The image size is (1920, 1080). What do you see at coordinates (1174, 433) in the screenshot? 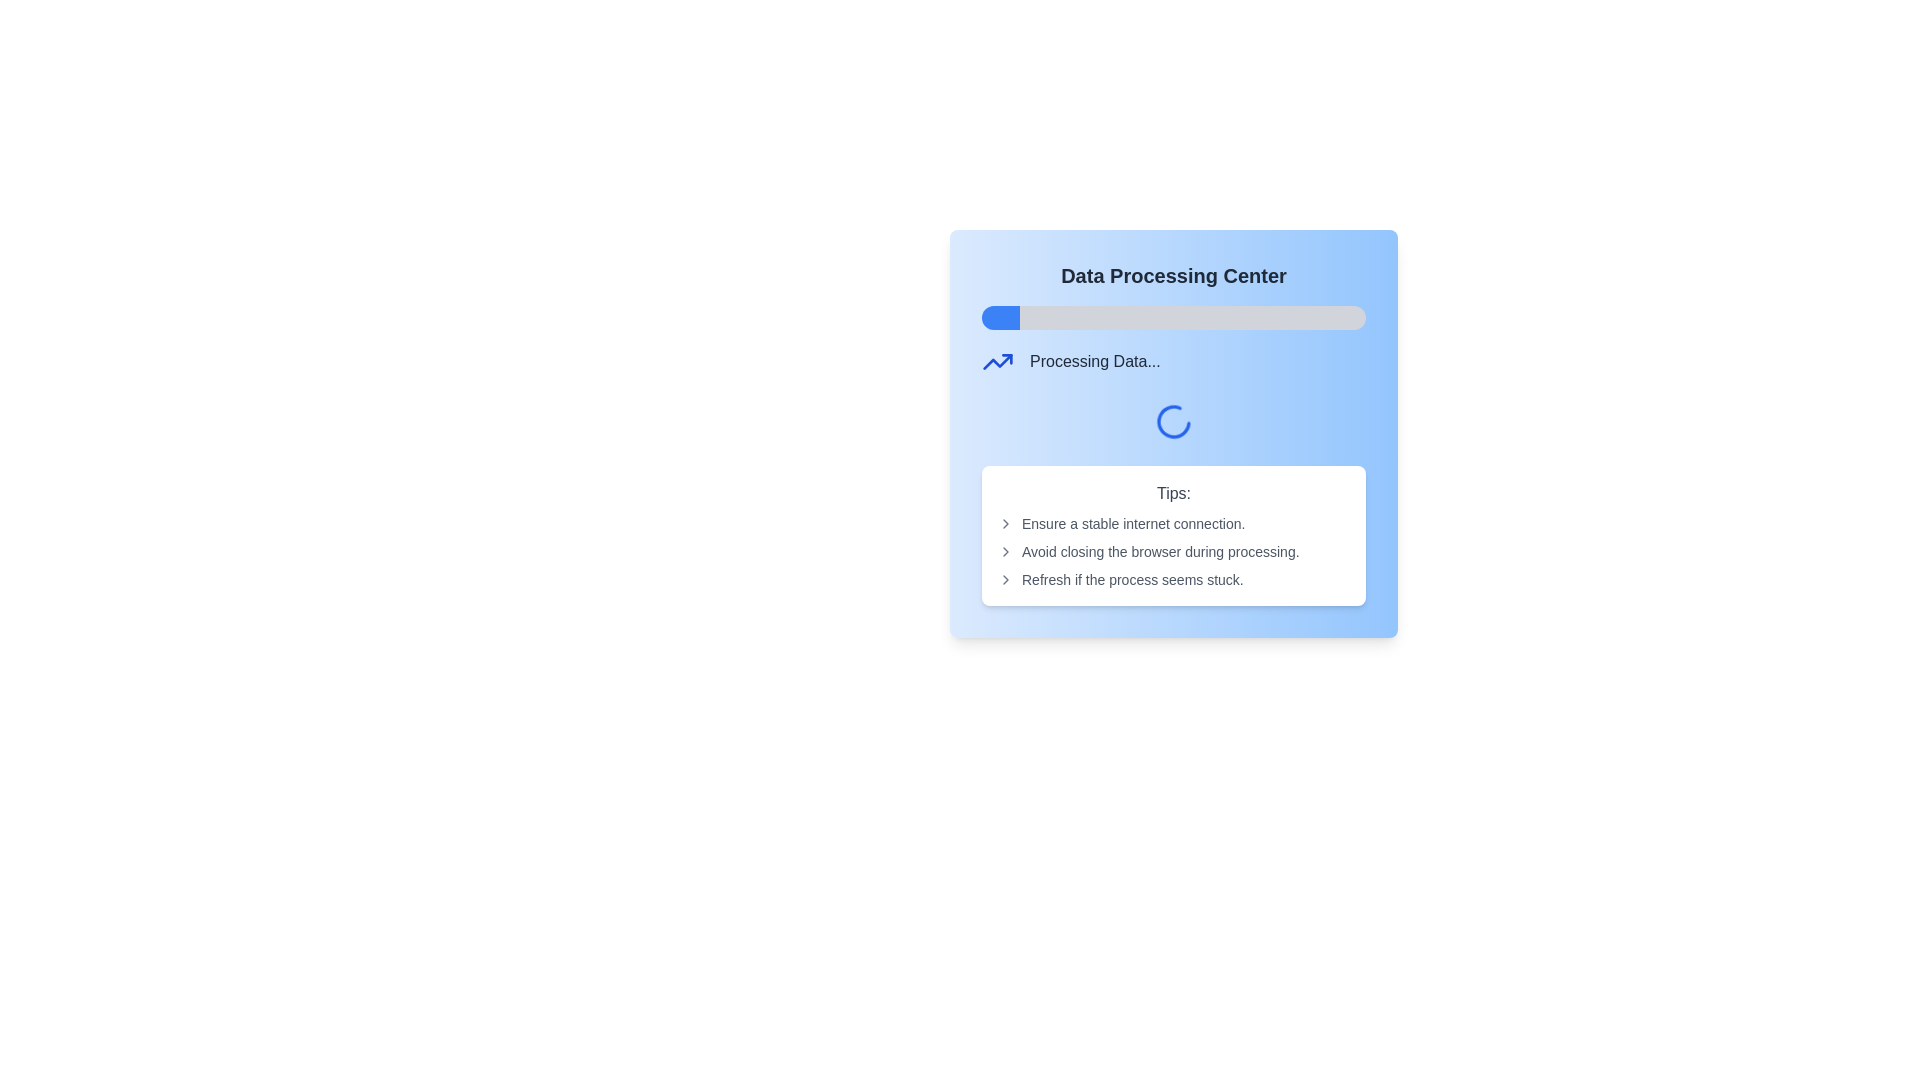
I see `the animation of the blue circular loader icon located below the 'Processing Data...' text and above the white tips box` at bounding box center [1174, 433].